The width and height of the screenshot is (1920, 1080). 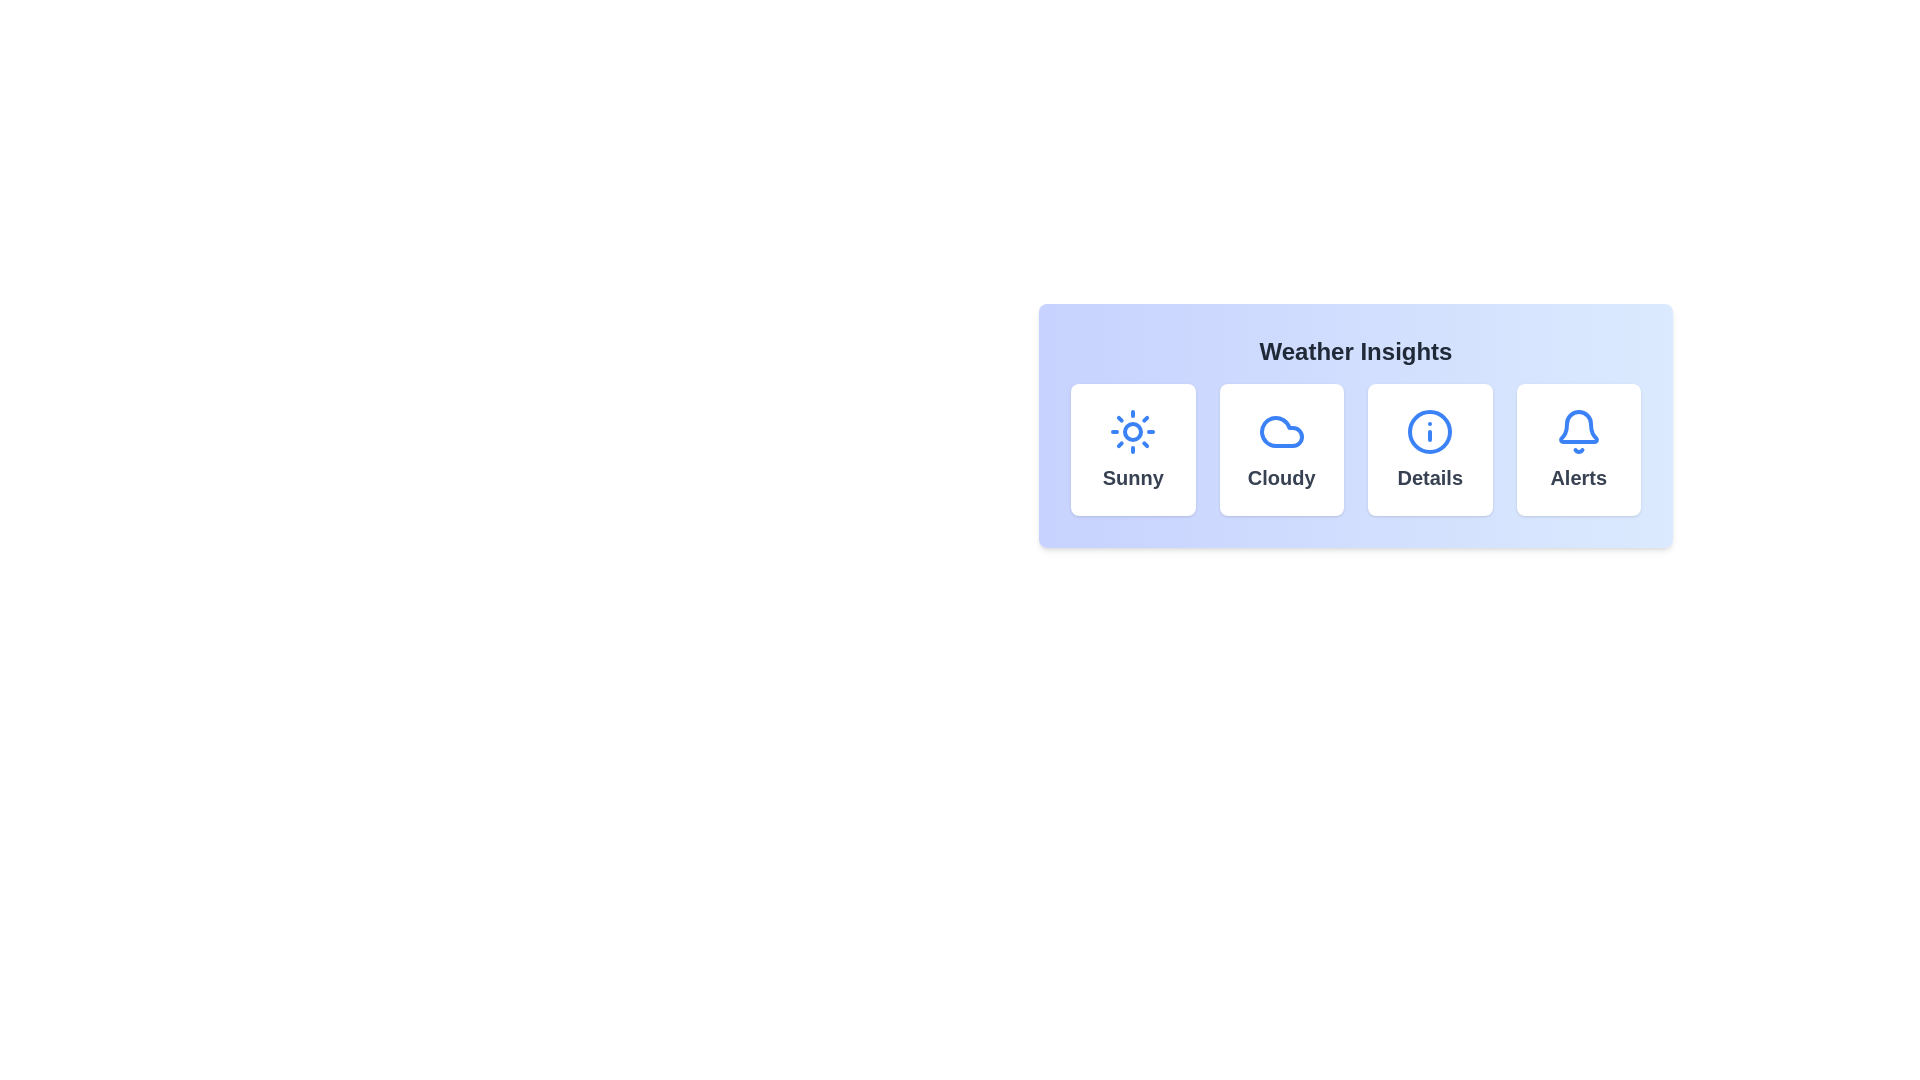 What do you see at coordinates (1577, 450) in the screenshot?
I see `the 'Alerts' button-like card, which is a white rectangular card with a blue bell icon and bold text, located in the 'Weather Insights' section` at bounding box center [1577, 450].